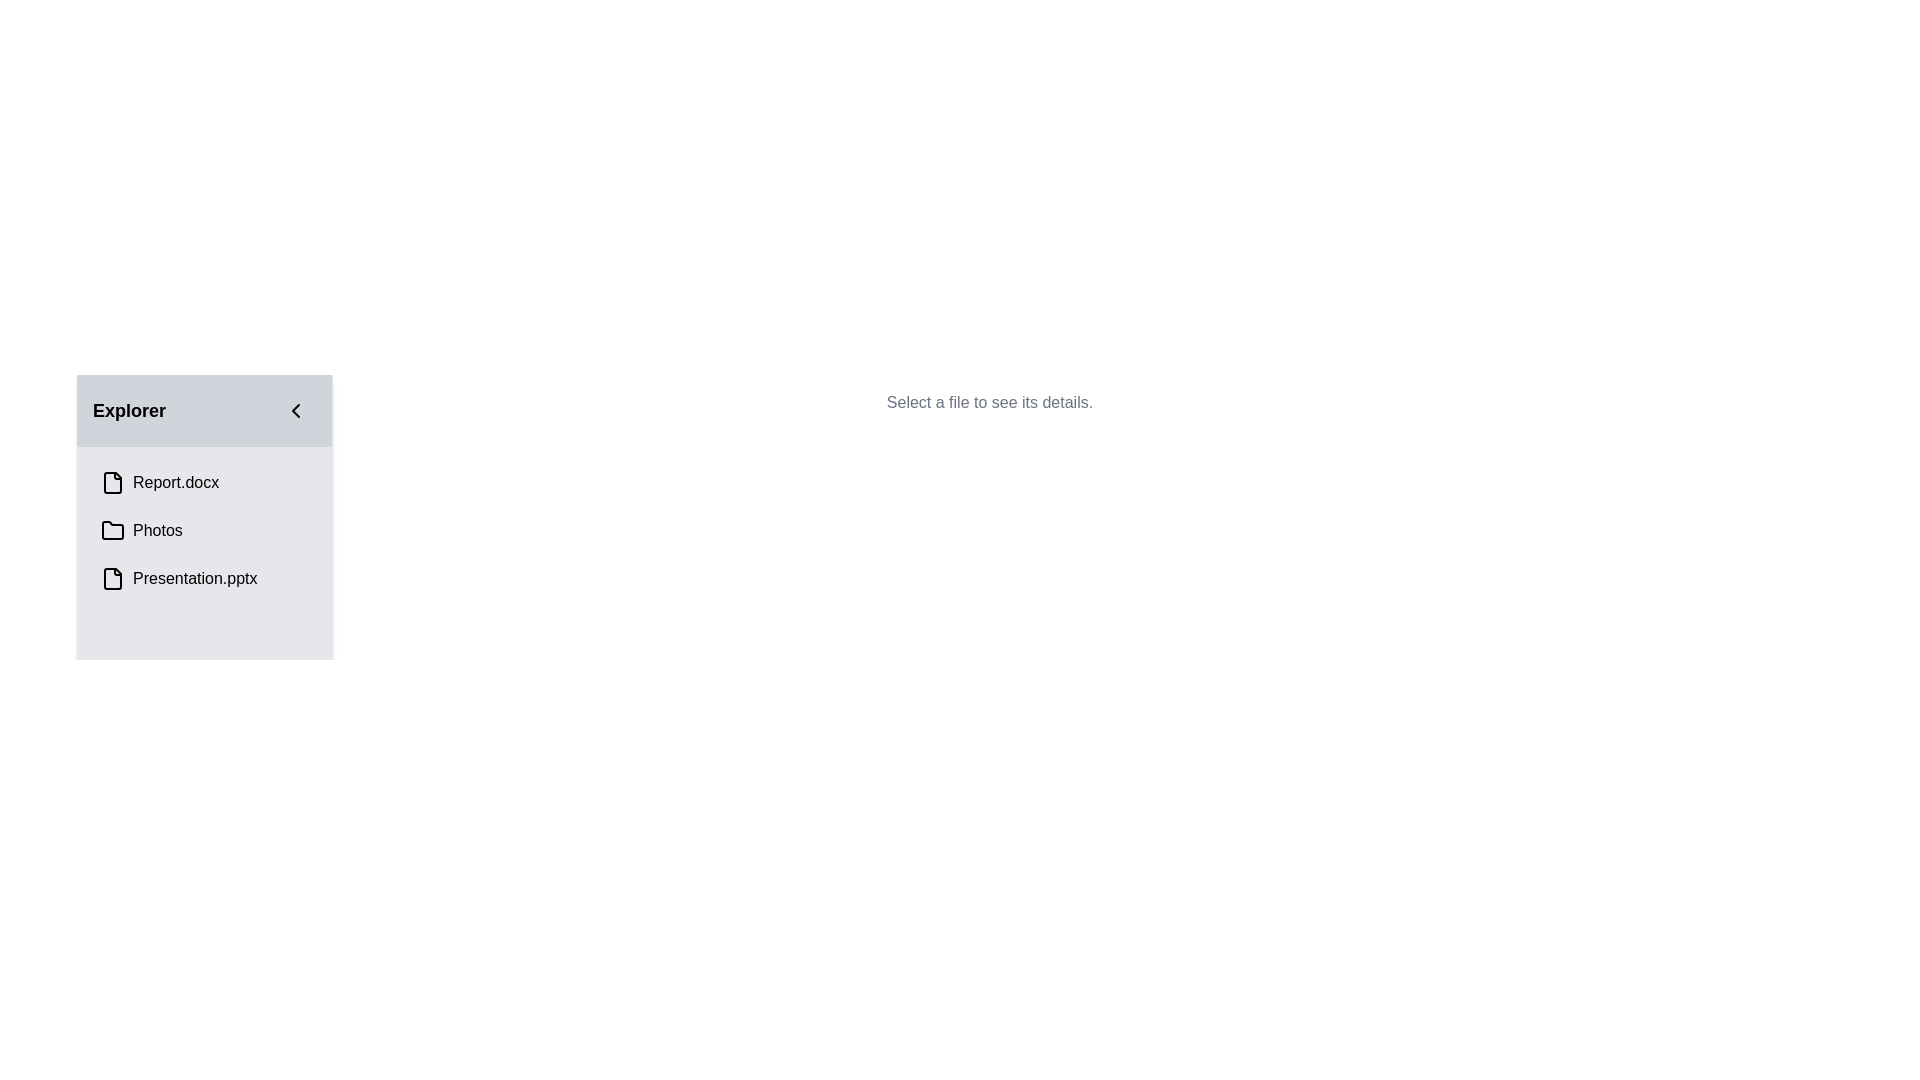  Describe the element at coordinates (195, 578) in the screenshot. I see `the text label representing the PowerPoint presentation file named 'Presentation.pptx' in the file explorer interface` at that location.